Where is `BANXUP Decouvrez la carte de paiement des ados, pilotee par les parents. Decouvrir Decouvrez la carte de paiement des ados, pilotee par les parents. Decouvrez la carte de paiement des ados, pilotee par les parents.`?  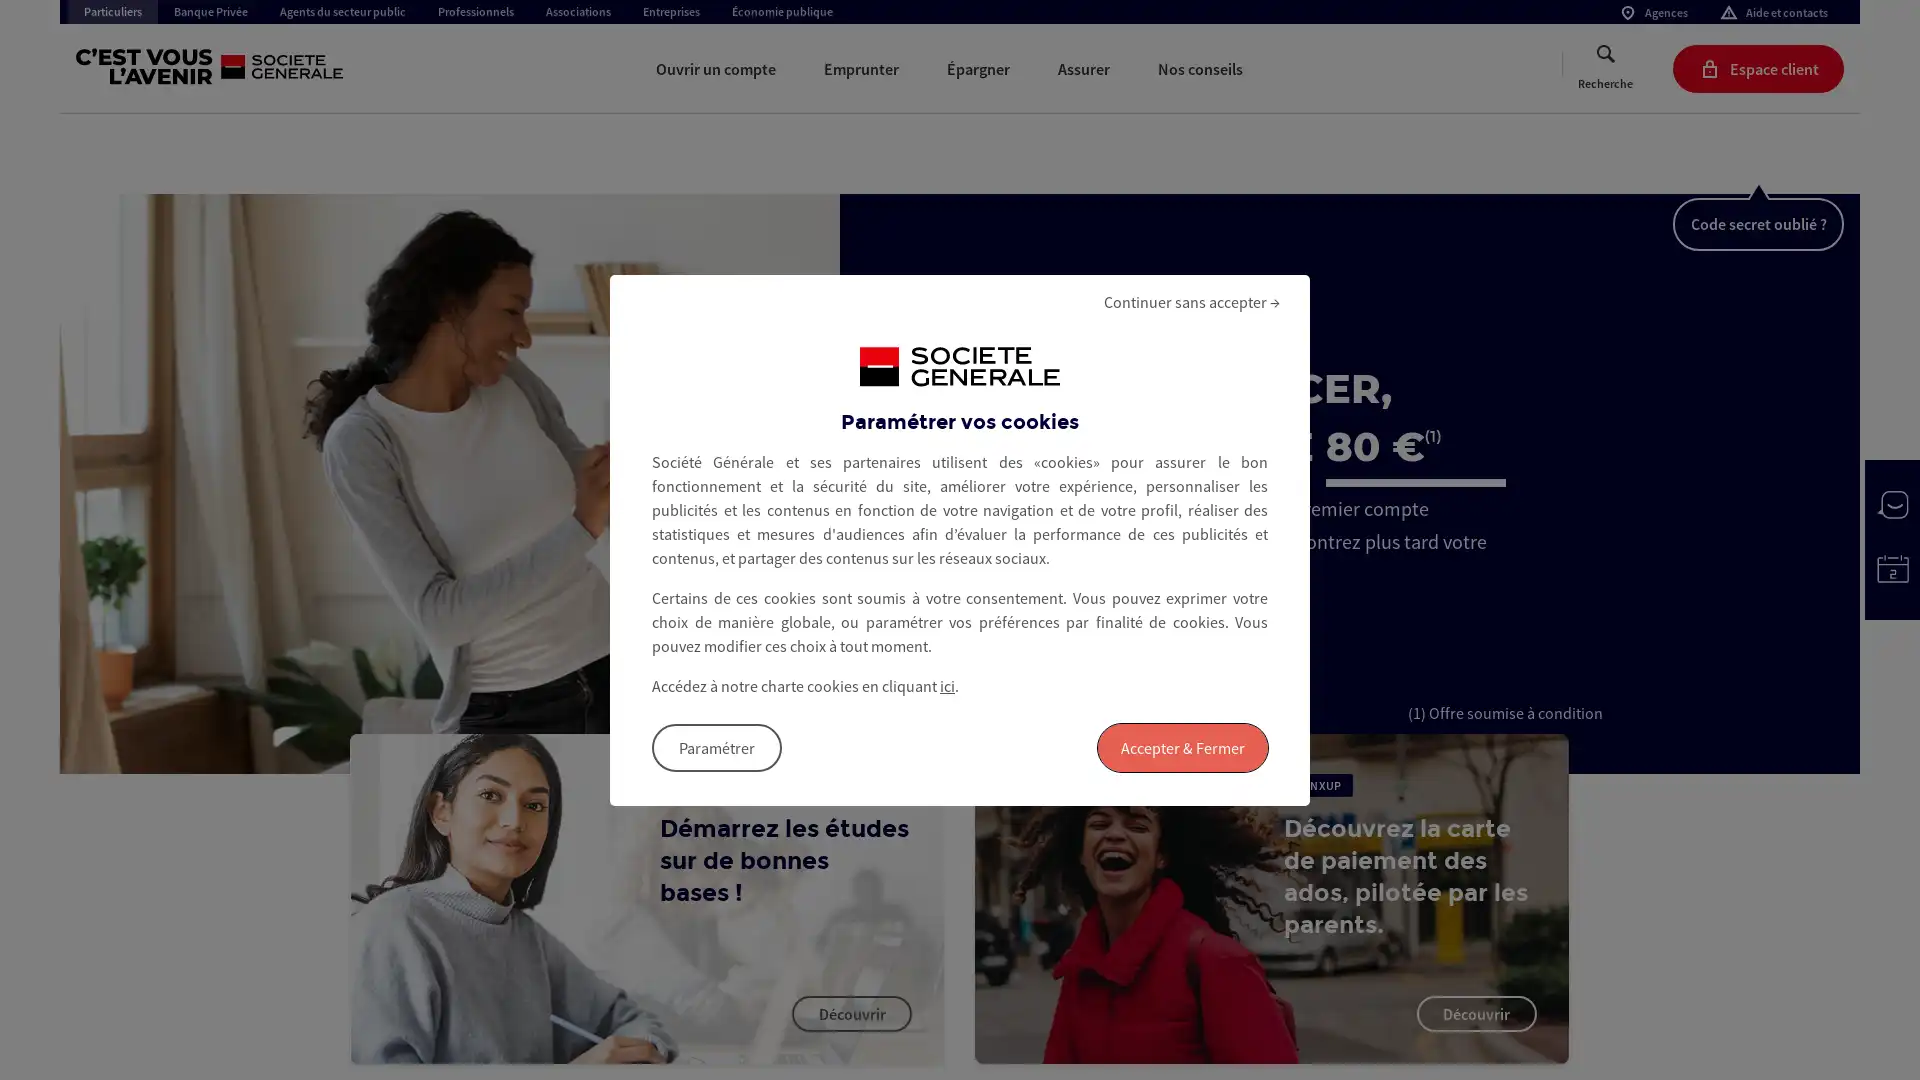
BANXUP Decouvrez la carte de paiement des ados, pilotee par les parents. Decouvrir Decouvrez la carte de paiement des ados, pilotee par les parents. Decouvrez la carte de paiement des ados, pilotee par les parents. is located at coordinates (1270, 897).